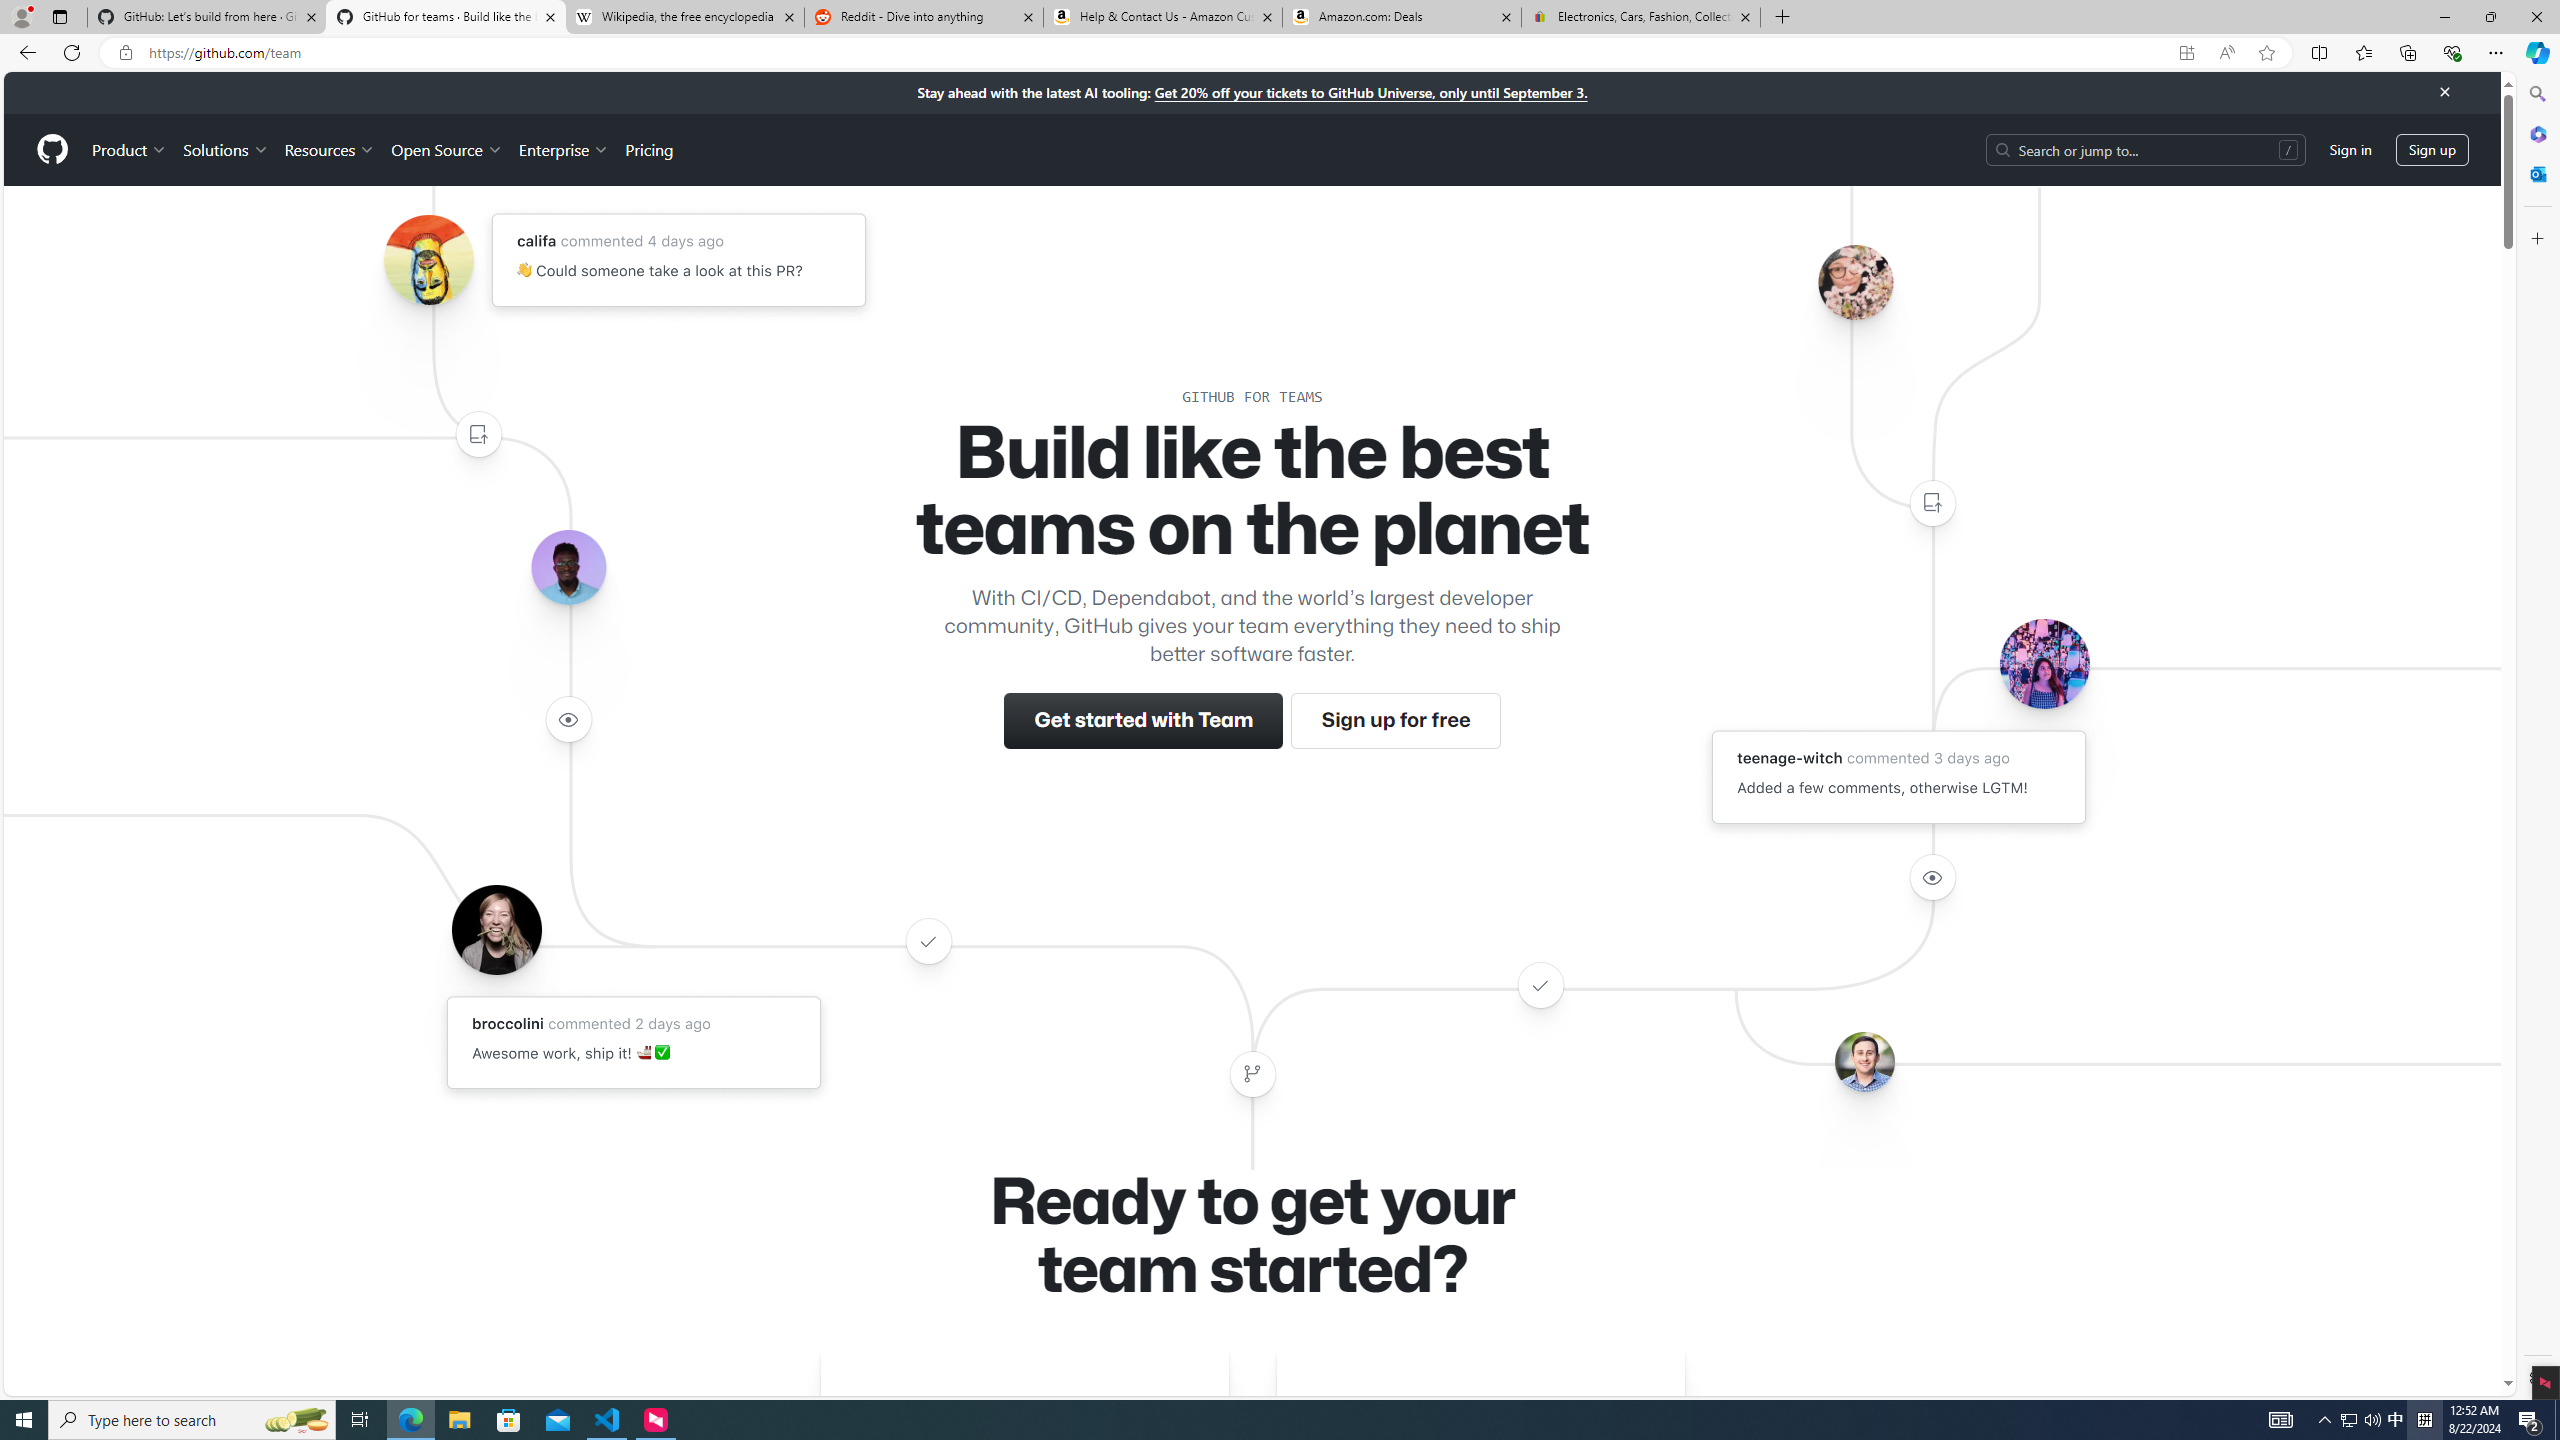 This screenshot has height=1440, width=2560. What do you see at coordinates (448, 149) in the screenshot?
I see `'Open Source'` at bounding box center [448, 149].